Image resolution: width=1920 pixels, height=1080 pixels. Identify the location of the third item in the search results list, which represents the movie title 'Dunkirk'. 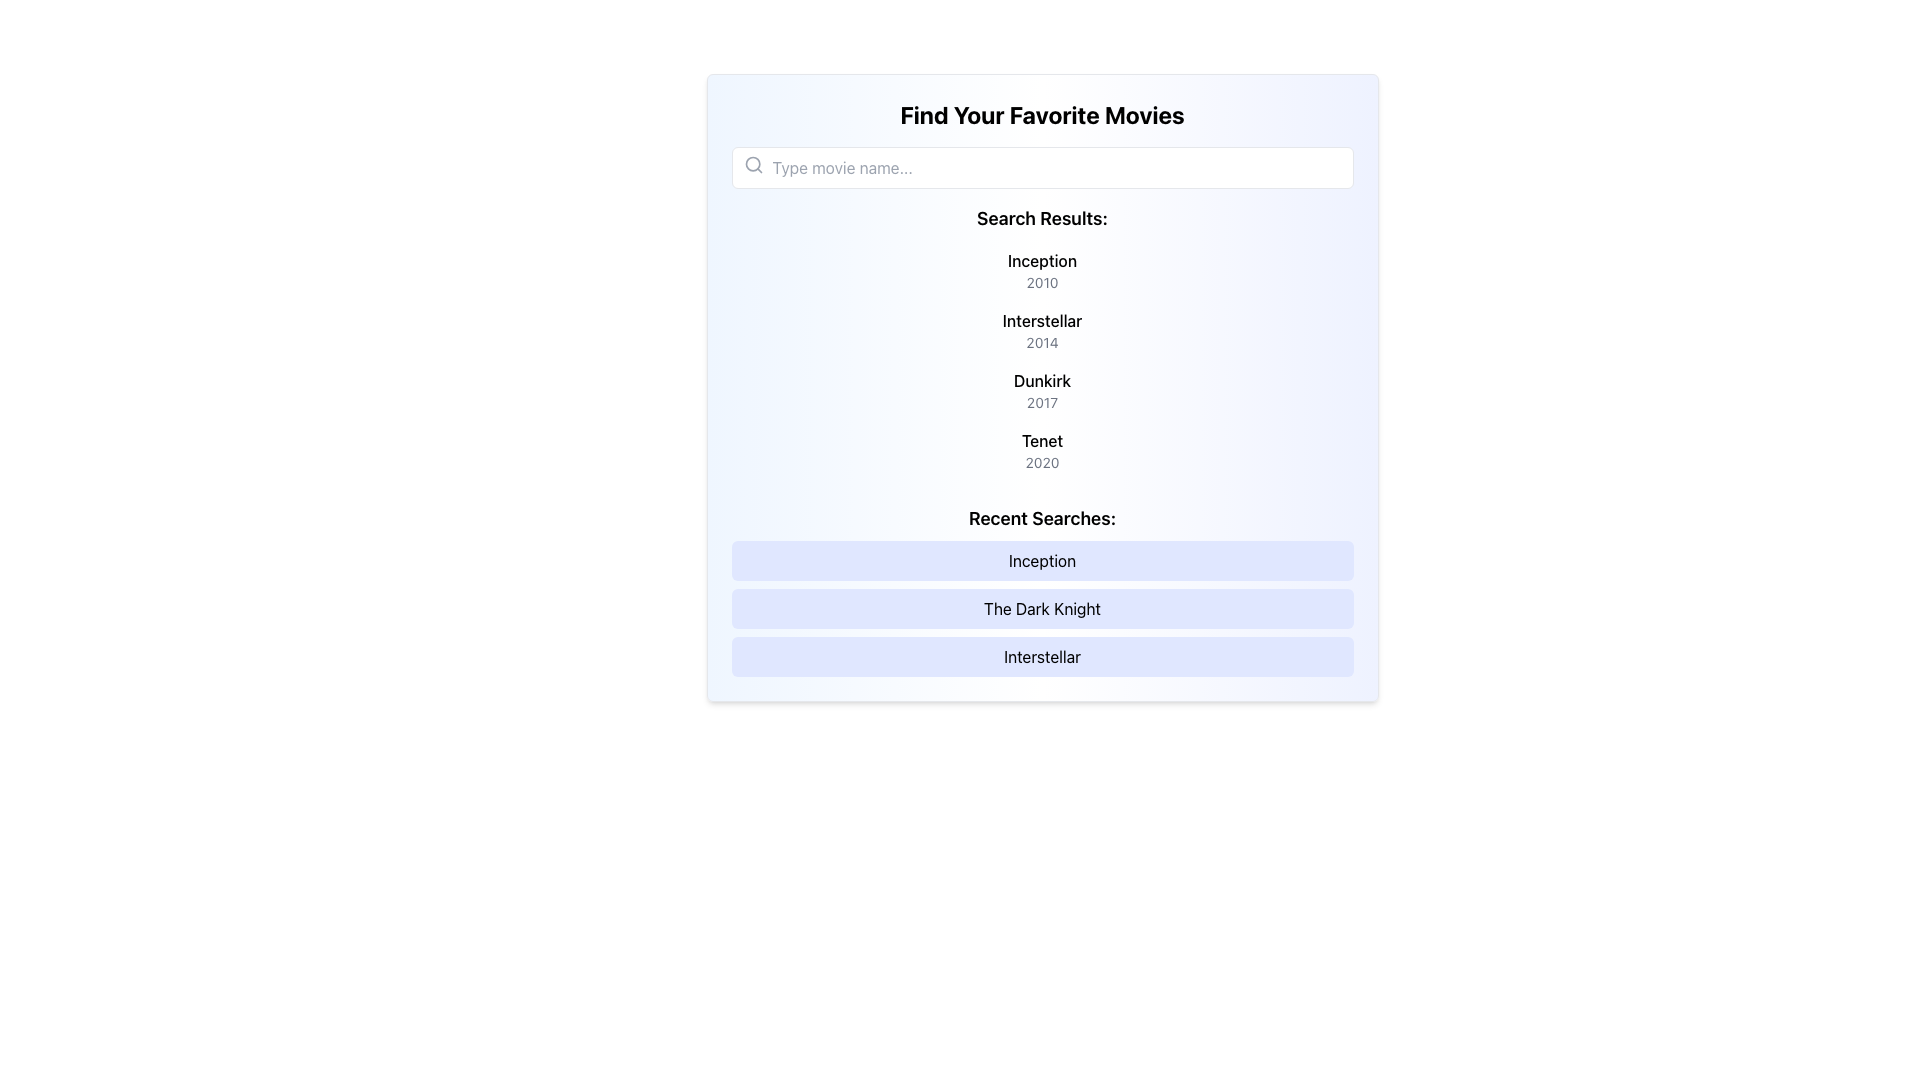
(1041, 390).